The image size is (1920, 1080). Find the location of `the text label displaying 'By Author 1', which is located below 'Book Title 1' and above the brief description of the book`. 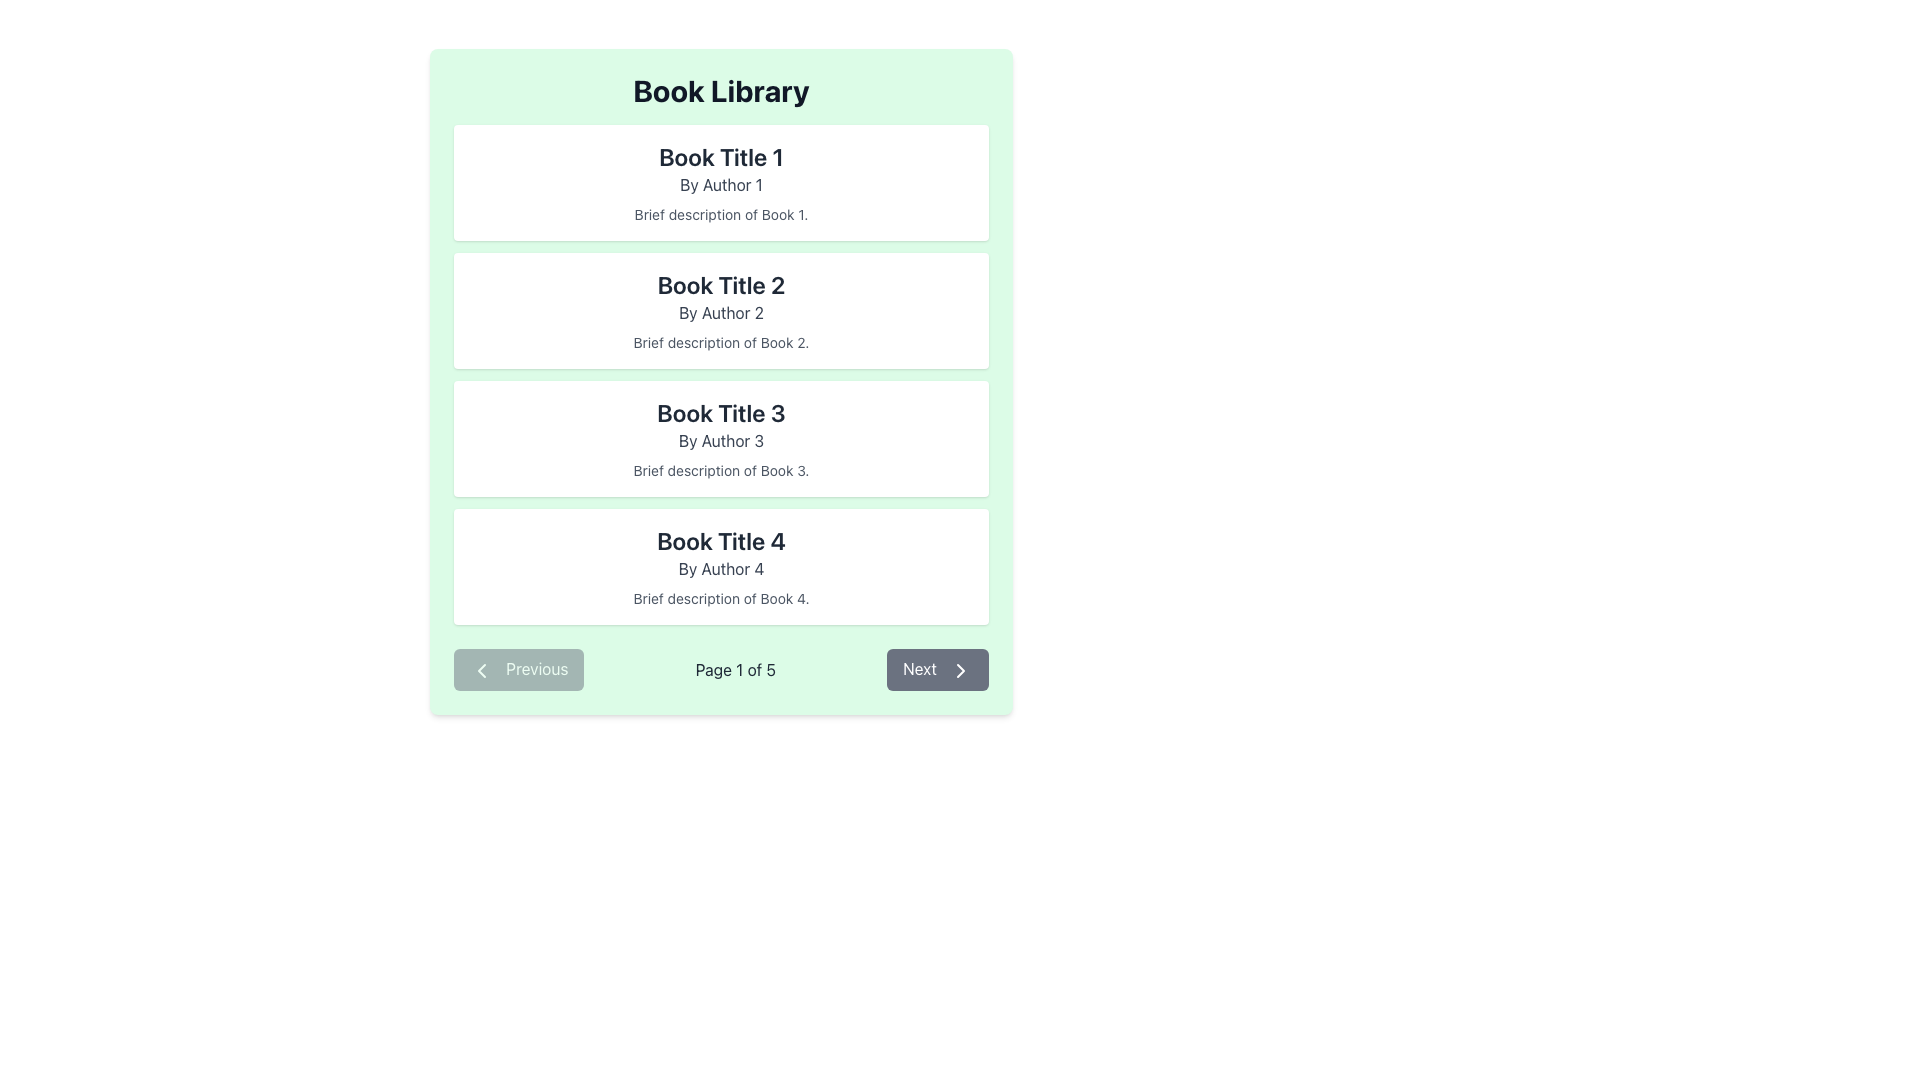

the text label displaying 'By Author 1', which is located below 'Book Title 1' and above the brief description of the book is located at coordinates (720, 185).